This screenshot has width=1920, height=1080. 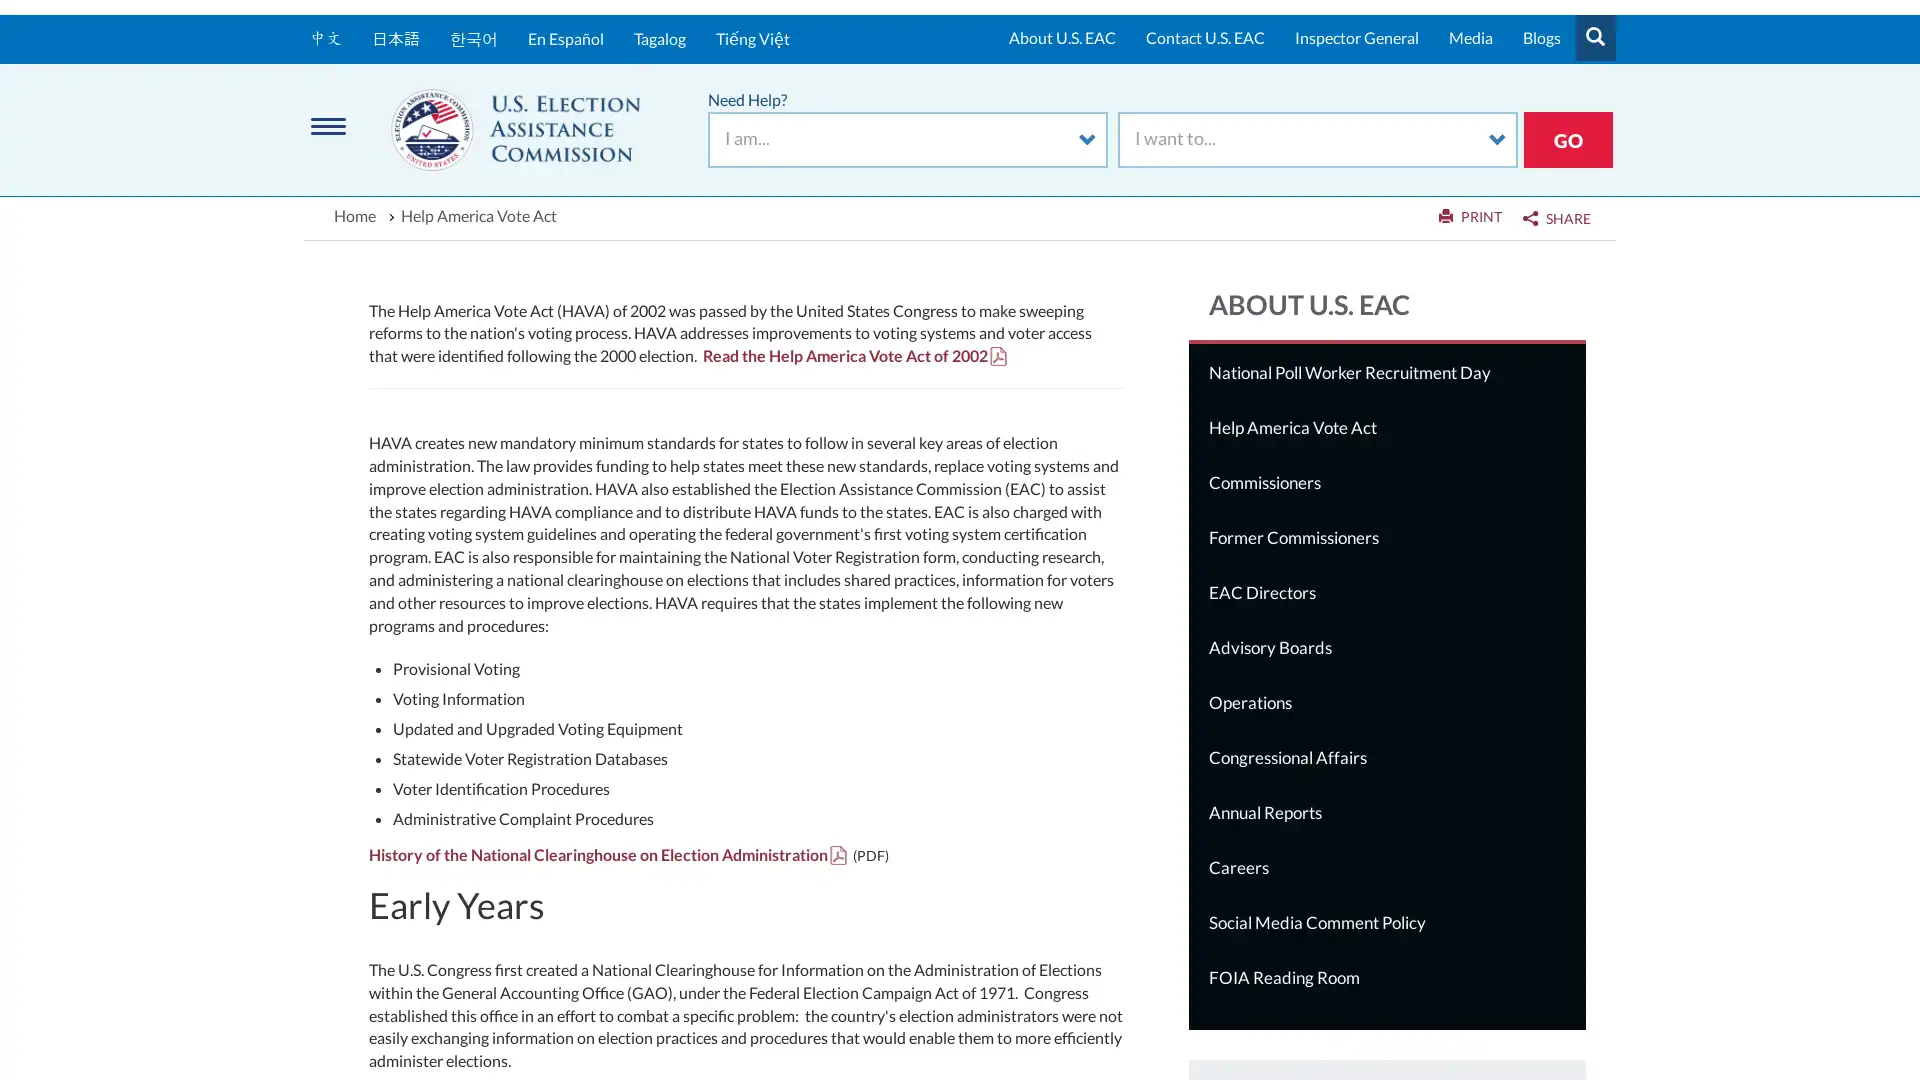 I want to click on Menu, so click(x=329, y=126).